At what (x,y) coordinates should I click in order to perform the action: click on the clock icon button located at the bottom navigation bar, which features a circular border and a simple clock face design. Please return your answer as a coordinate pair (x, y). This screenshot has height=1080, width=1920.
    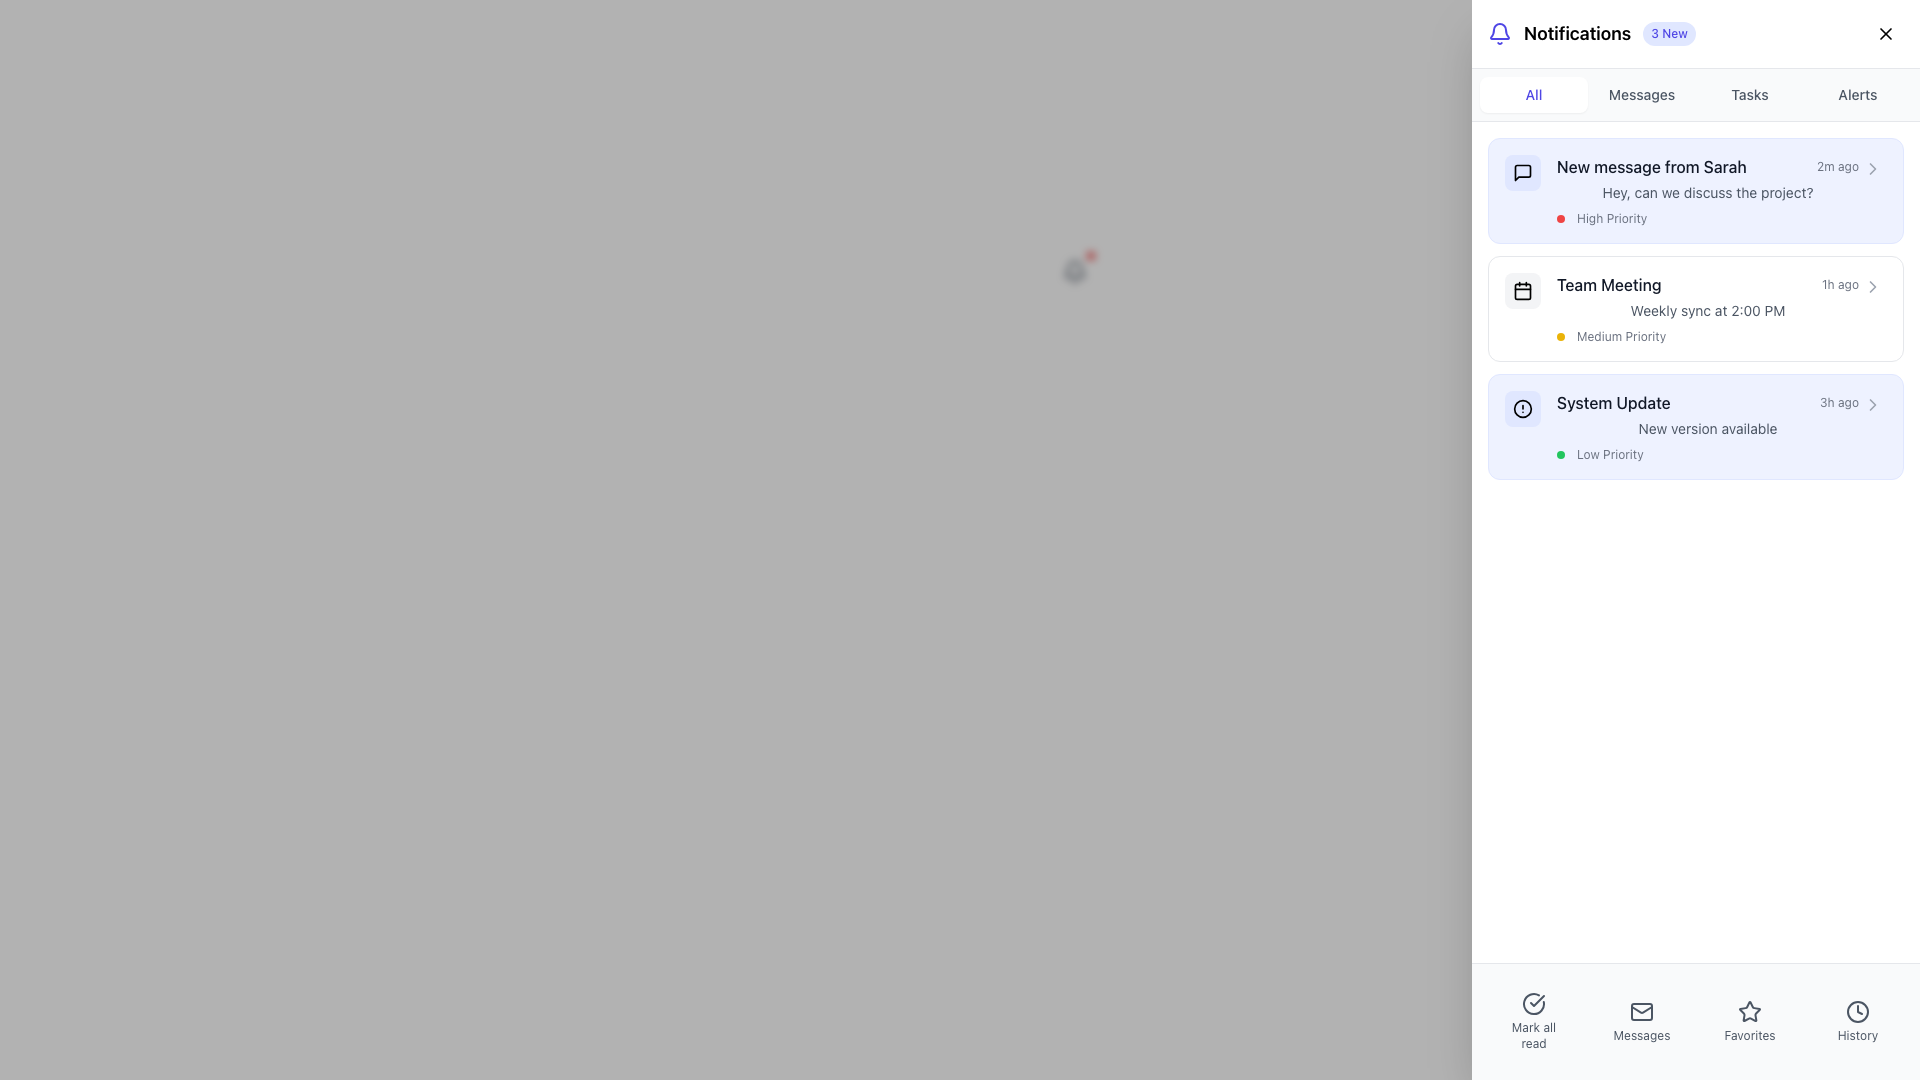
    Looking at the image, I should click on (1856, 1011).